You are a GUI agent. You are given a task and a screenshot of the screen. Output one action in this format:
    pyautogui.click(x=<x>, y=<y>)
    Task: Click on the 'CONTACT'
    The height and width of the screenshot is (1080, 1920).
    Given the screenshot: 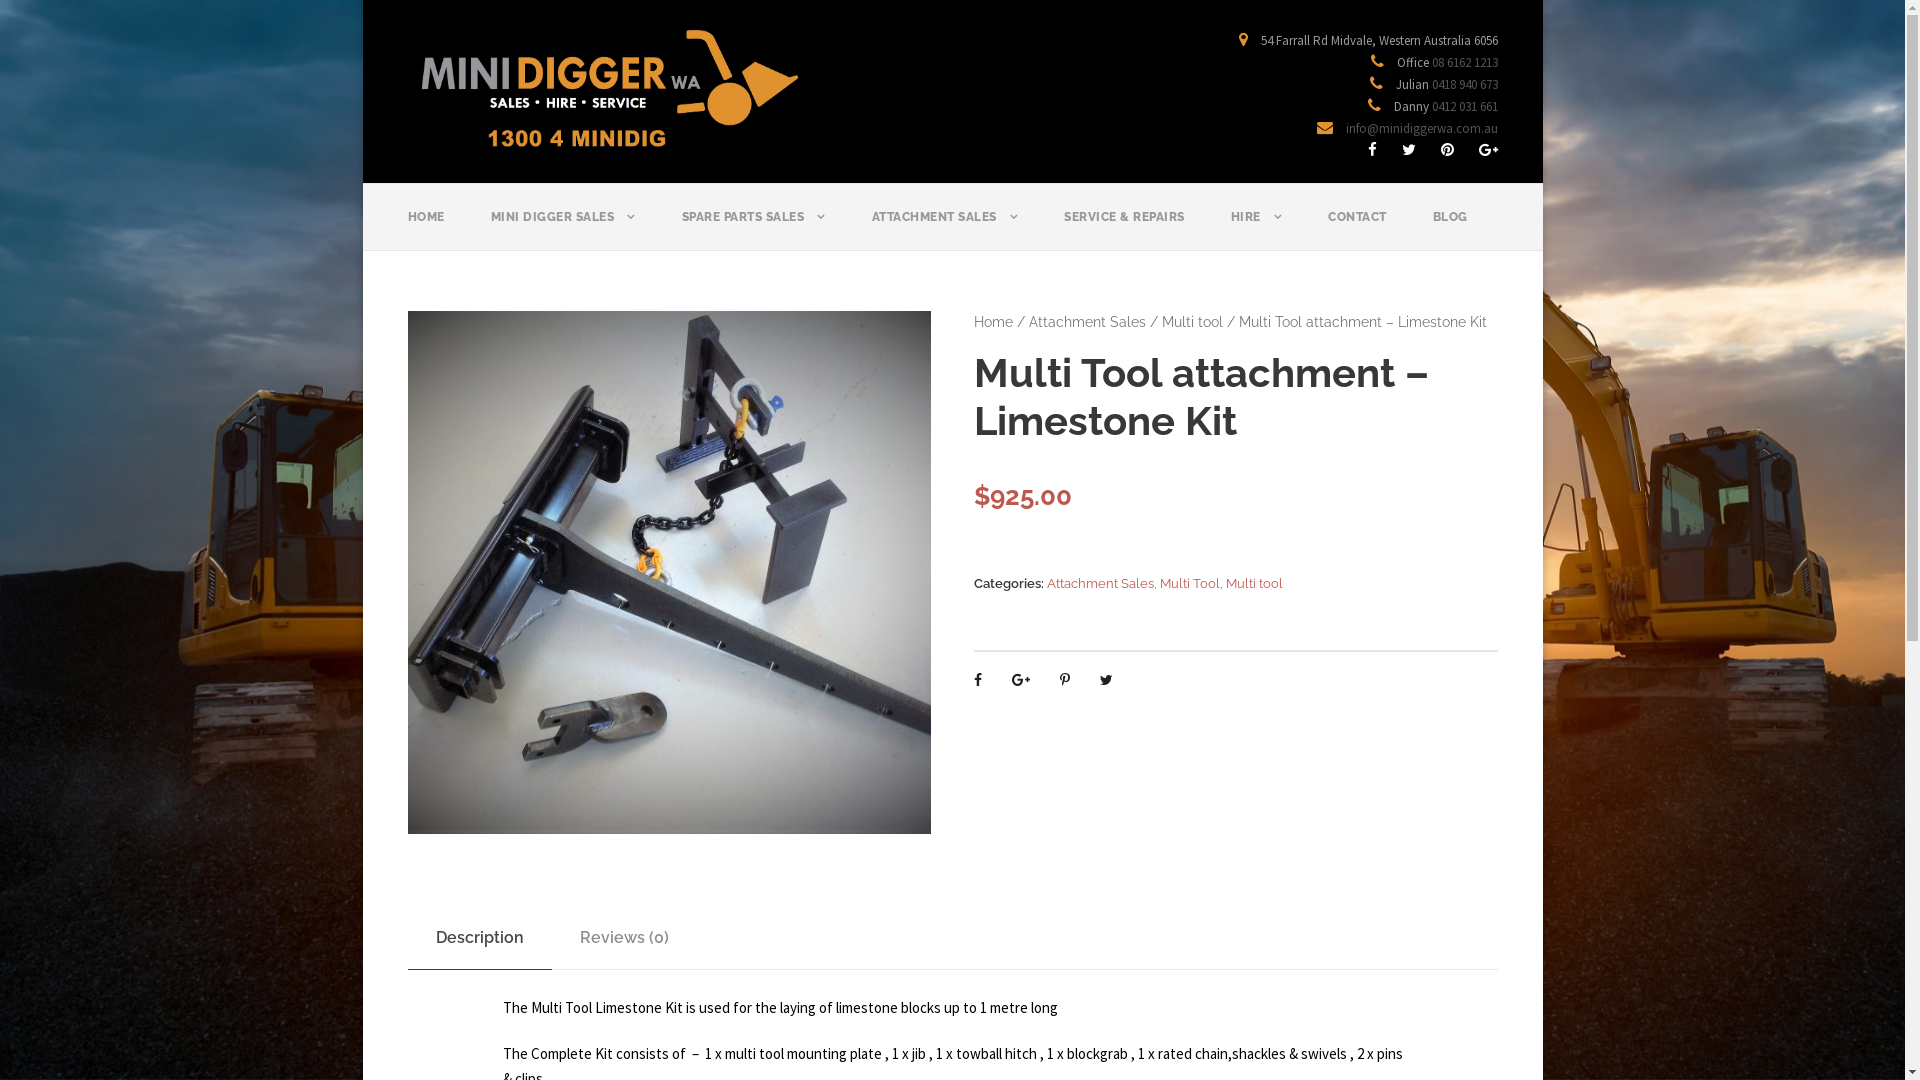 What is the action you would take?
    pyautogui.click(x=1357, y=227)
    